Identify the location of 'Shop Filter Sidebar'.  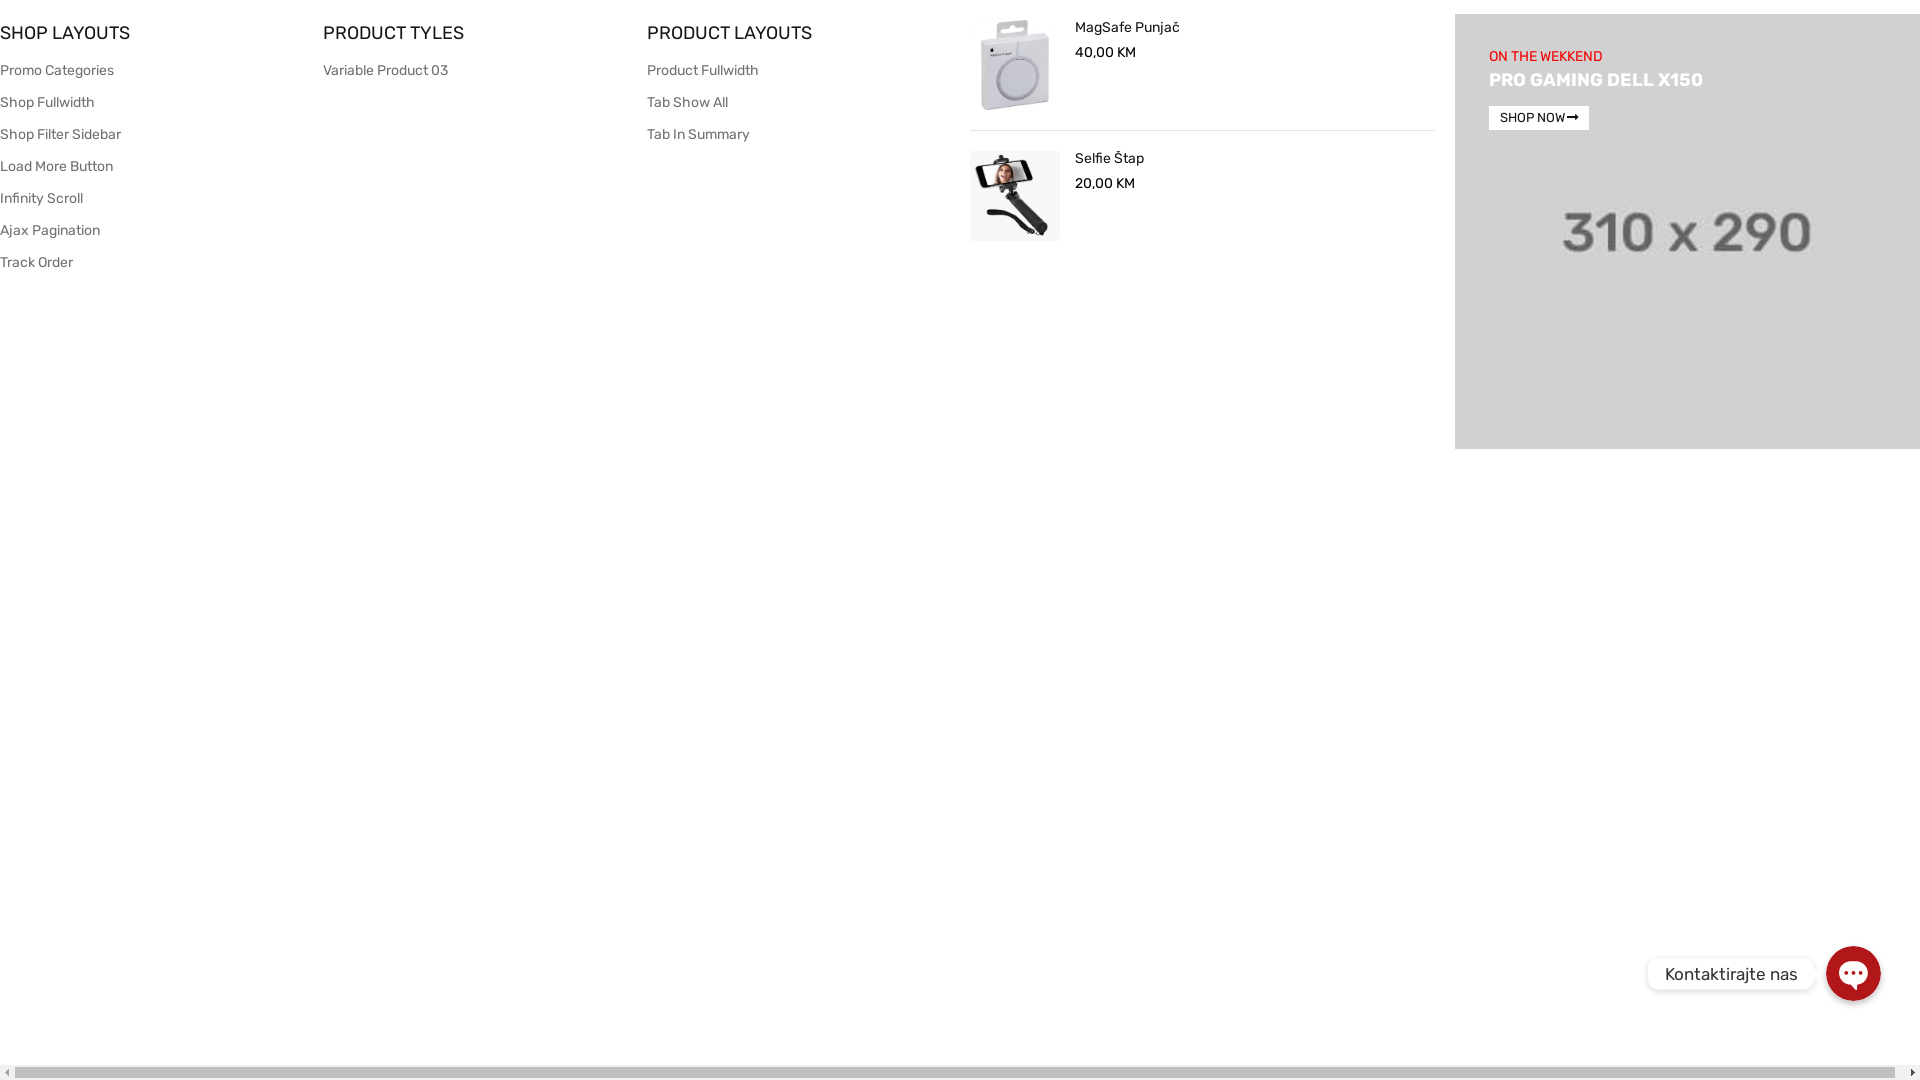
(60, 134).